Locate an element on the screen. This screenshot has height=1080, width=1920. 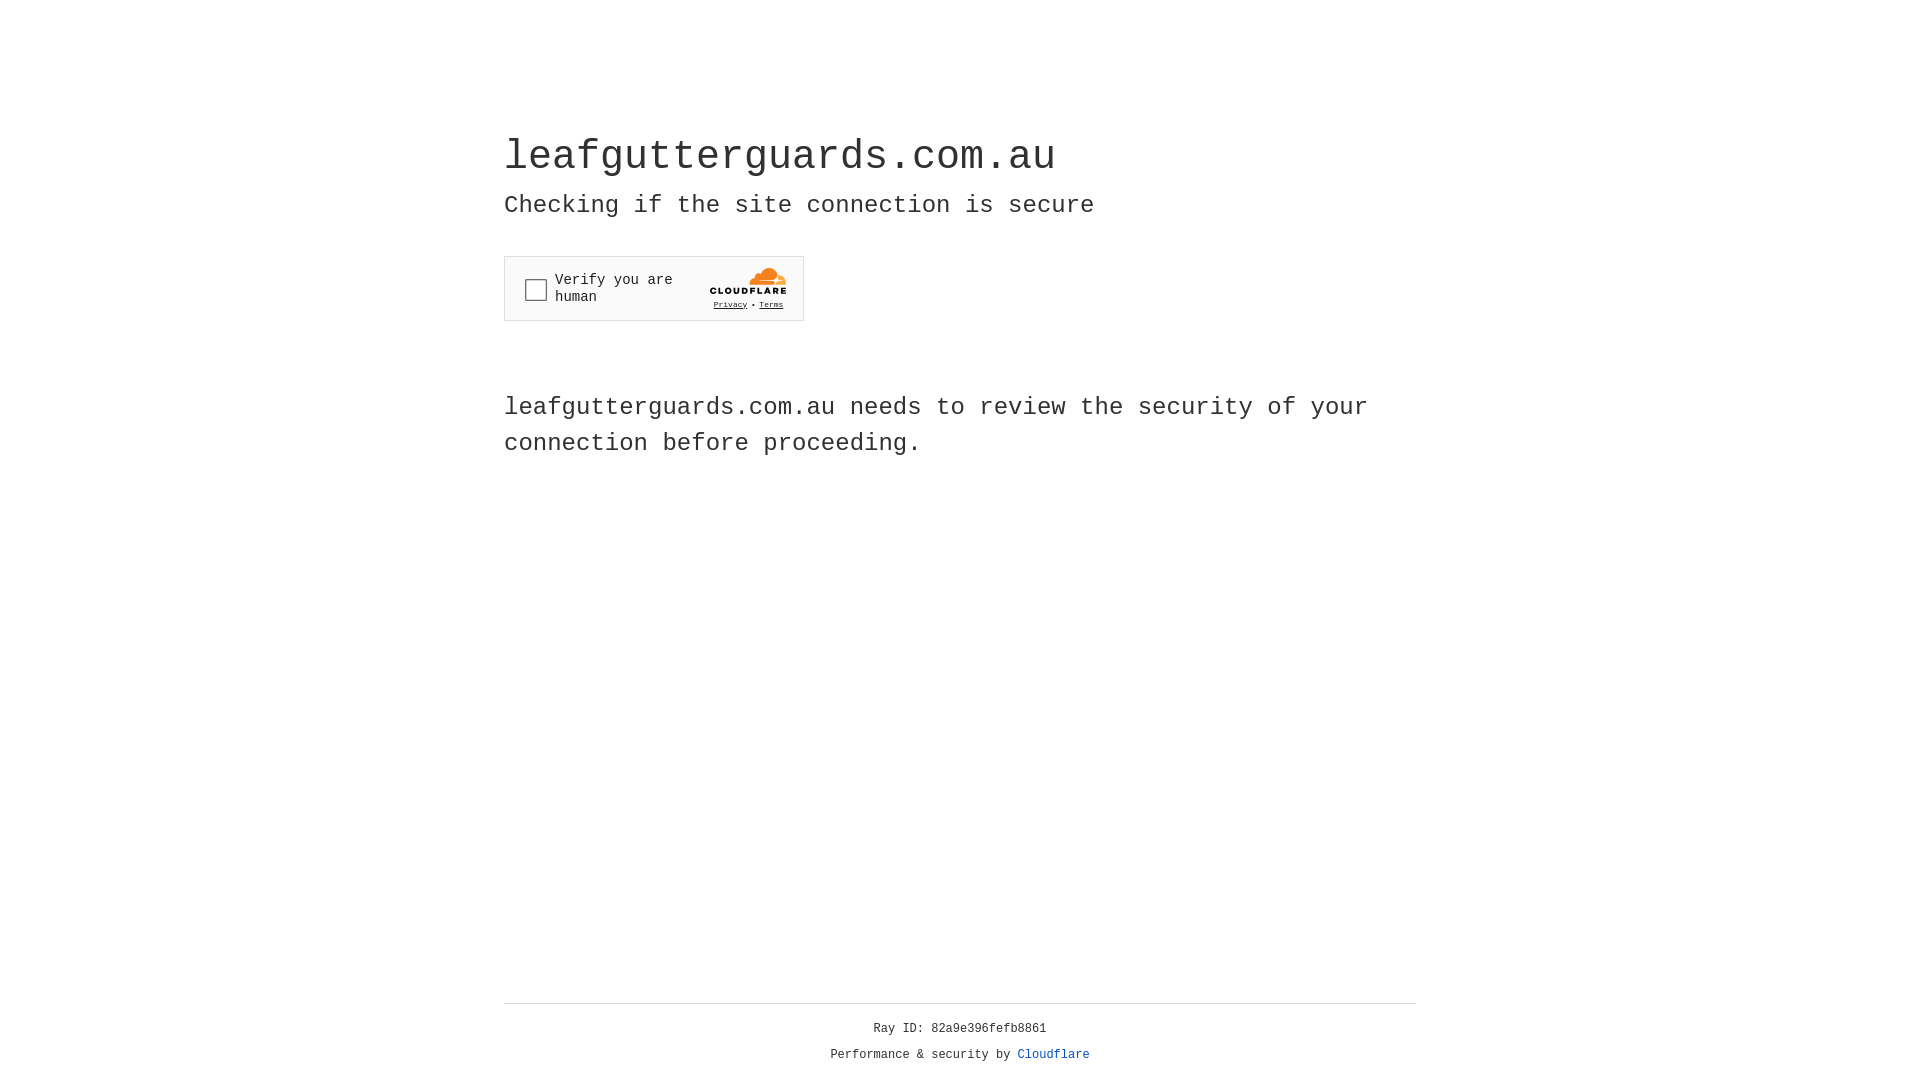
'Widget containing a Cloudflare security challenge' is located at coordinates (653, 288).